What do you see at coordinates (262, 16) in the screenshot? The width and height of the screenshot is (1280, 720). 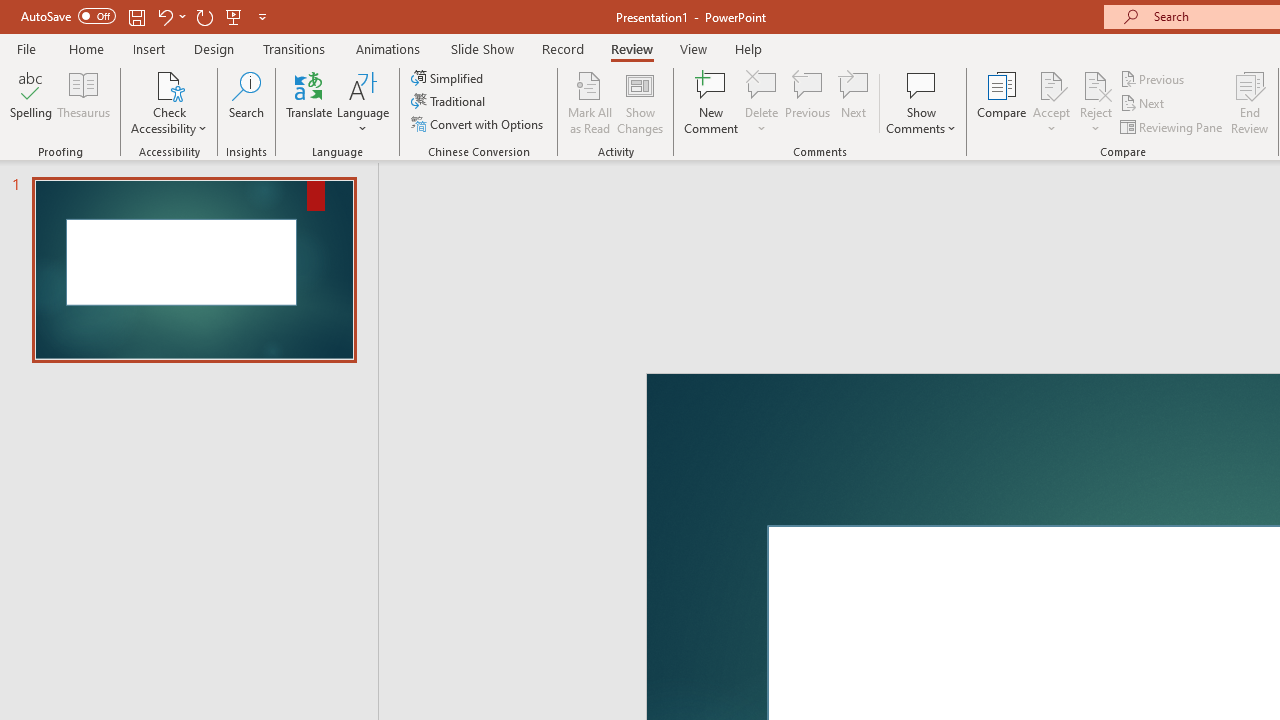 I see `'Customize Quick Access Toolbar'` at bounding box center [262, 16].